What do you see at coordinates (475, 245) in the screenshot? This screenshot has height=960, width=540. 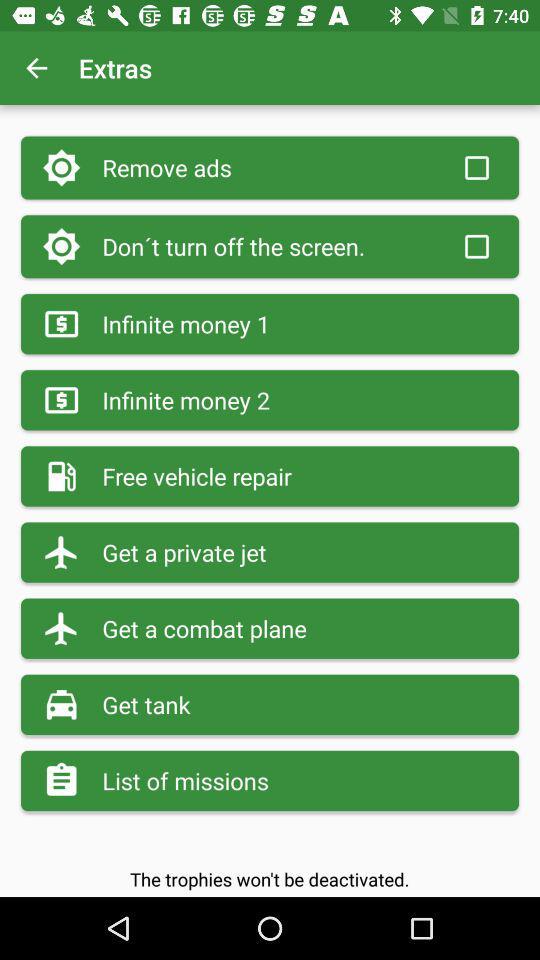 I see `mark the sele` at bounding box center [475, 245].